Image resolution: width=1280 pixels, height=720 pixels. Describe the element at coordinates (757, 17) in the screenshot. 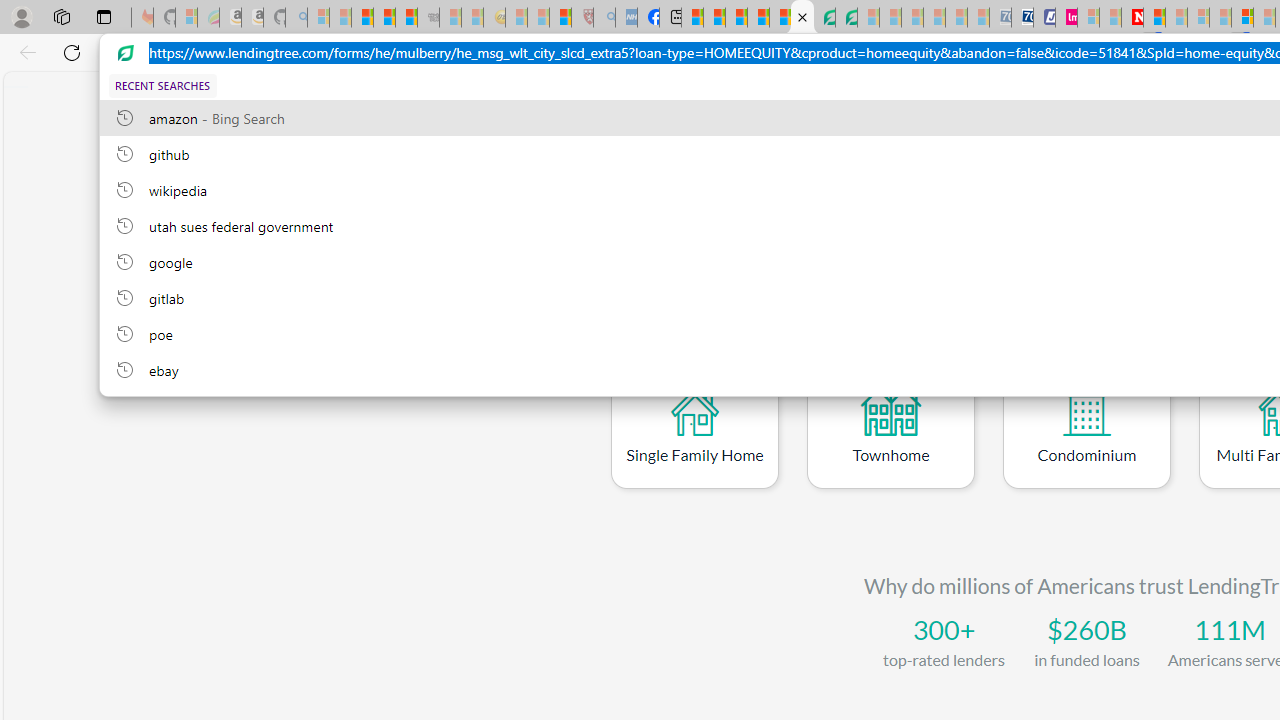

I see `'Pets - MSN'` at that location.